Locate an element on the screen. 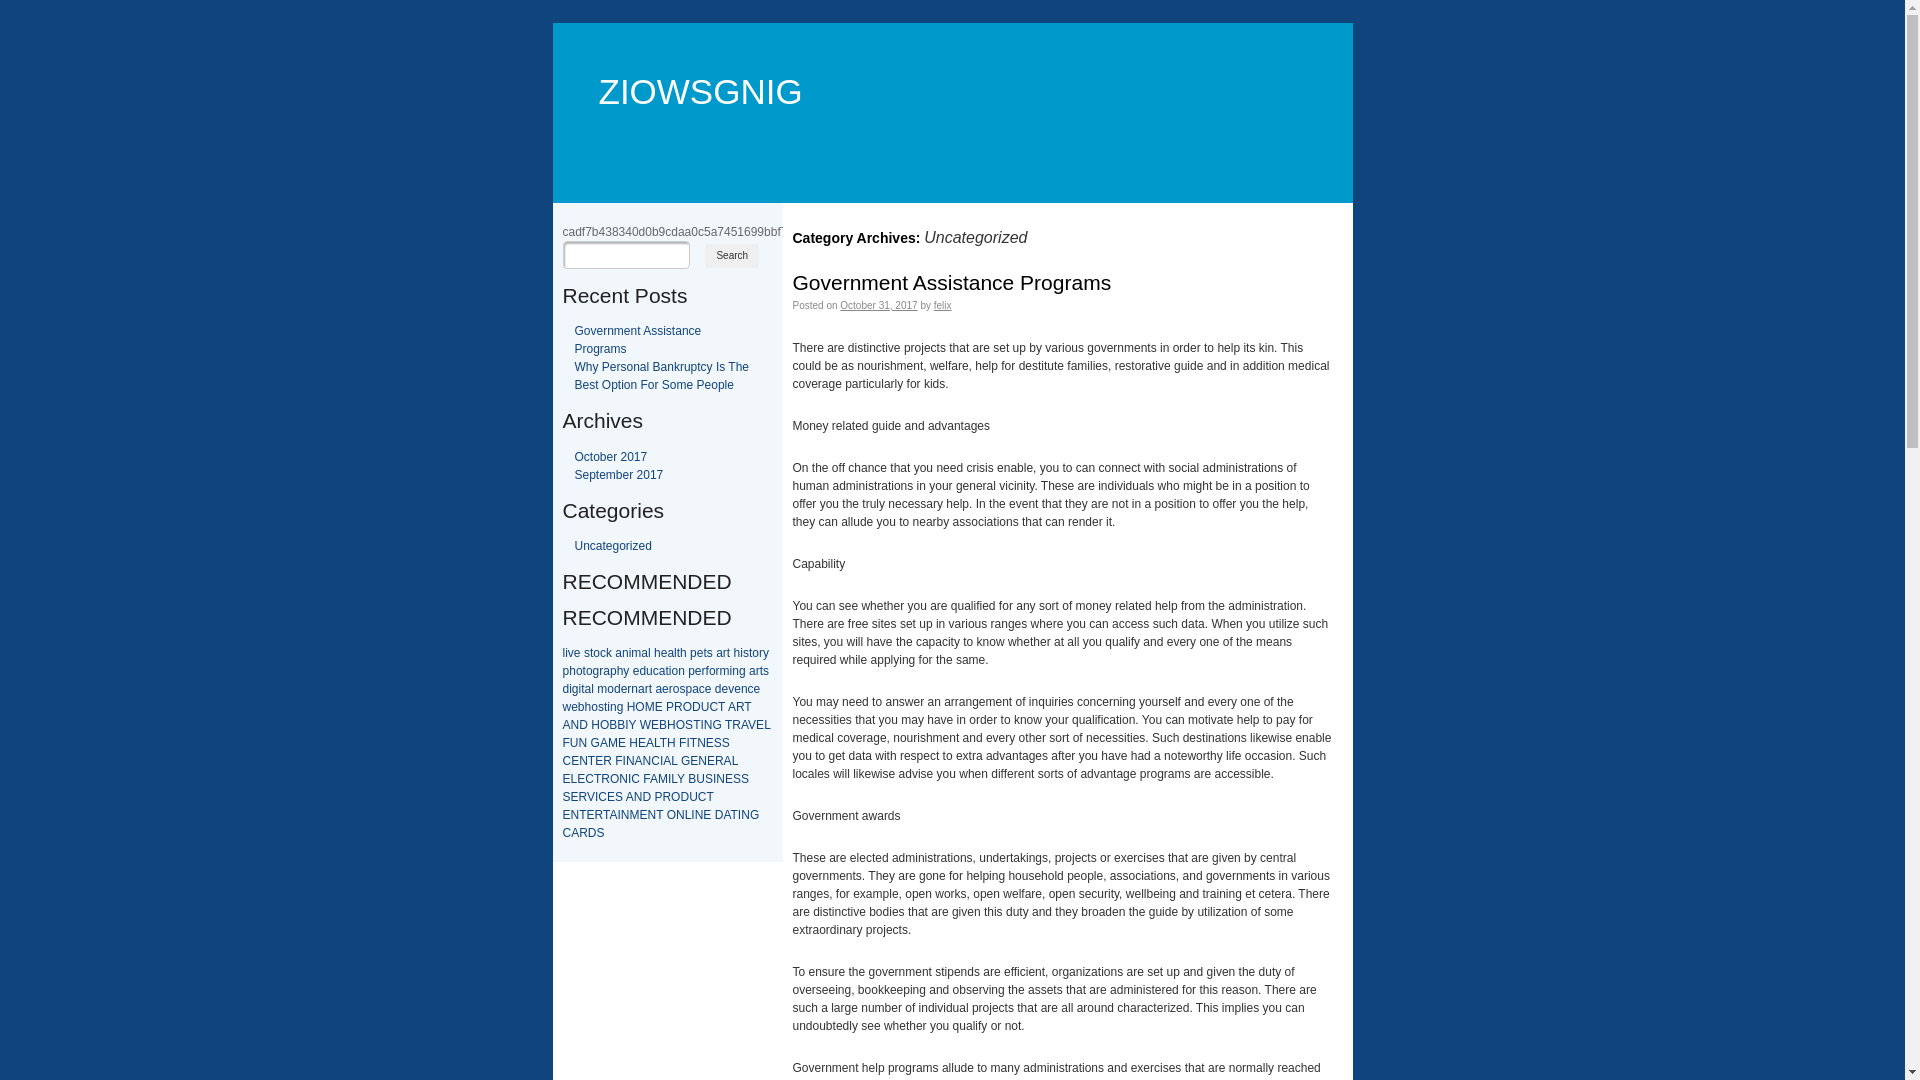 The image size is (1920, 1080). 'I' is located at coordinates (660, 760).